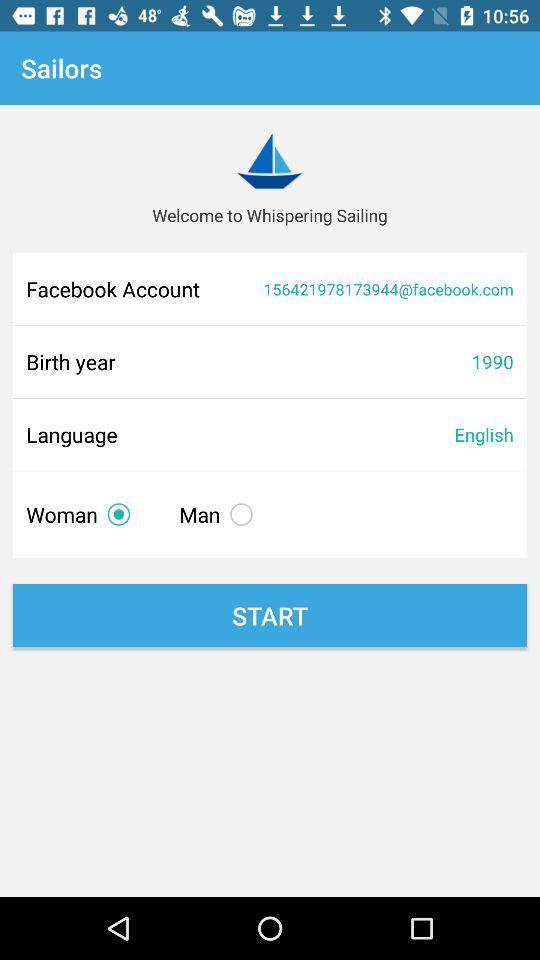  What do you see at coordinates (270, 614) in the screenshot?
I see `start icon` at bounding box center [270, 614].